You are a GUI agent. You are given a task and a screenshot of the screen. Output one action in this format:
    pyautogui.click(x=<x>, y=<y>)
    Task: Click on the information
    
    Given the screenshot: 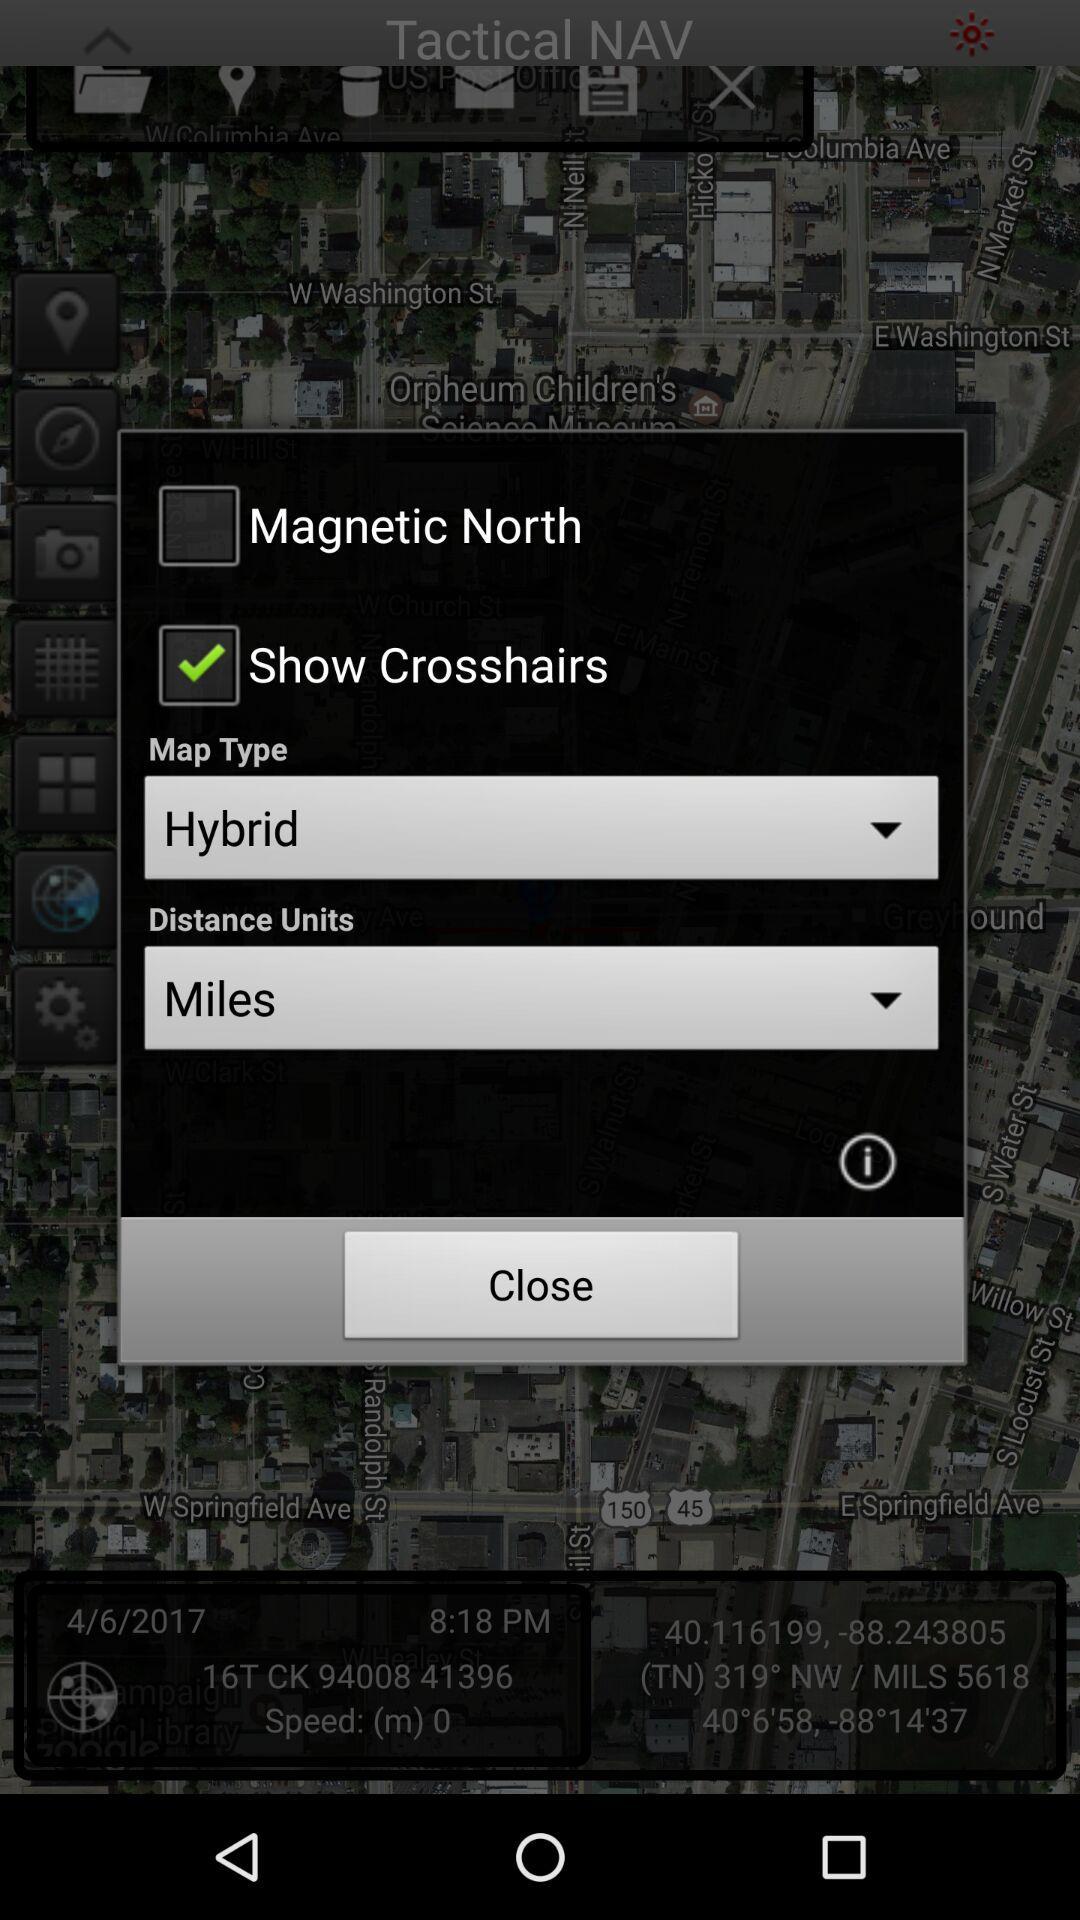 What is the action you would take?
    pyautogui.click(x=866, y=1161)
    